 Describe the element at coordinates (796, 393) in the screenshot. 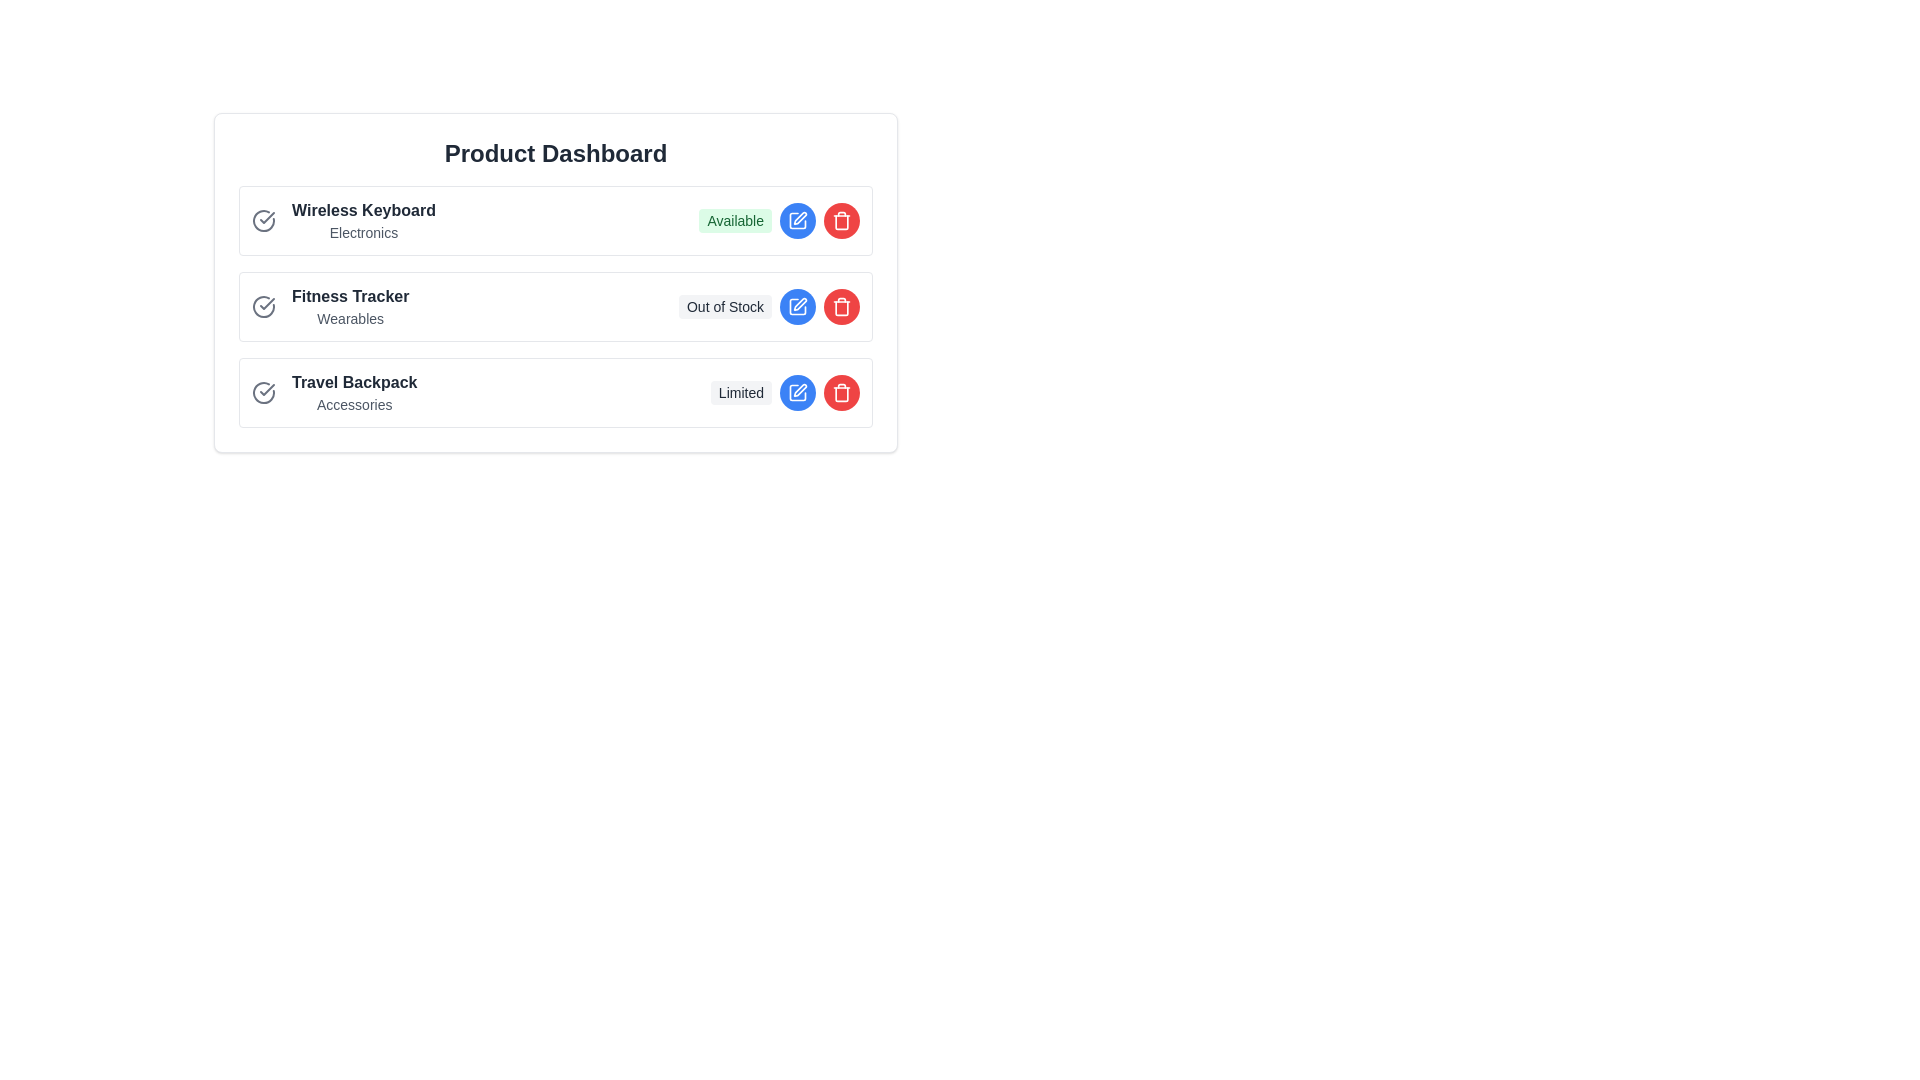

I see `the edit button for the product Travel Backpack to change its status` at that location.